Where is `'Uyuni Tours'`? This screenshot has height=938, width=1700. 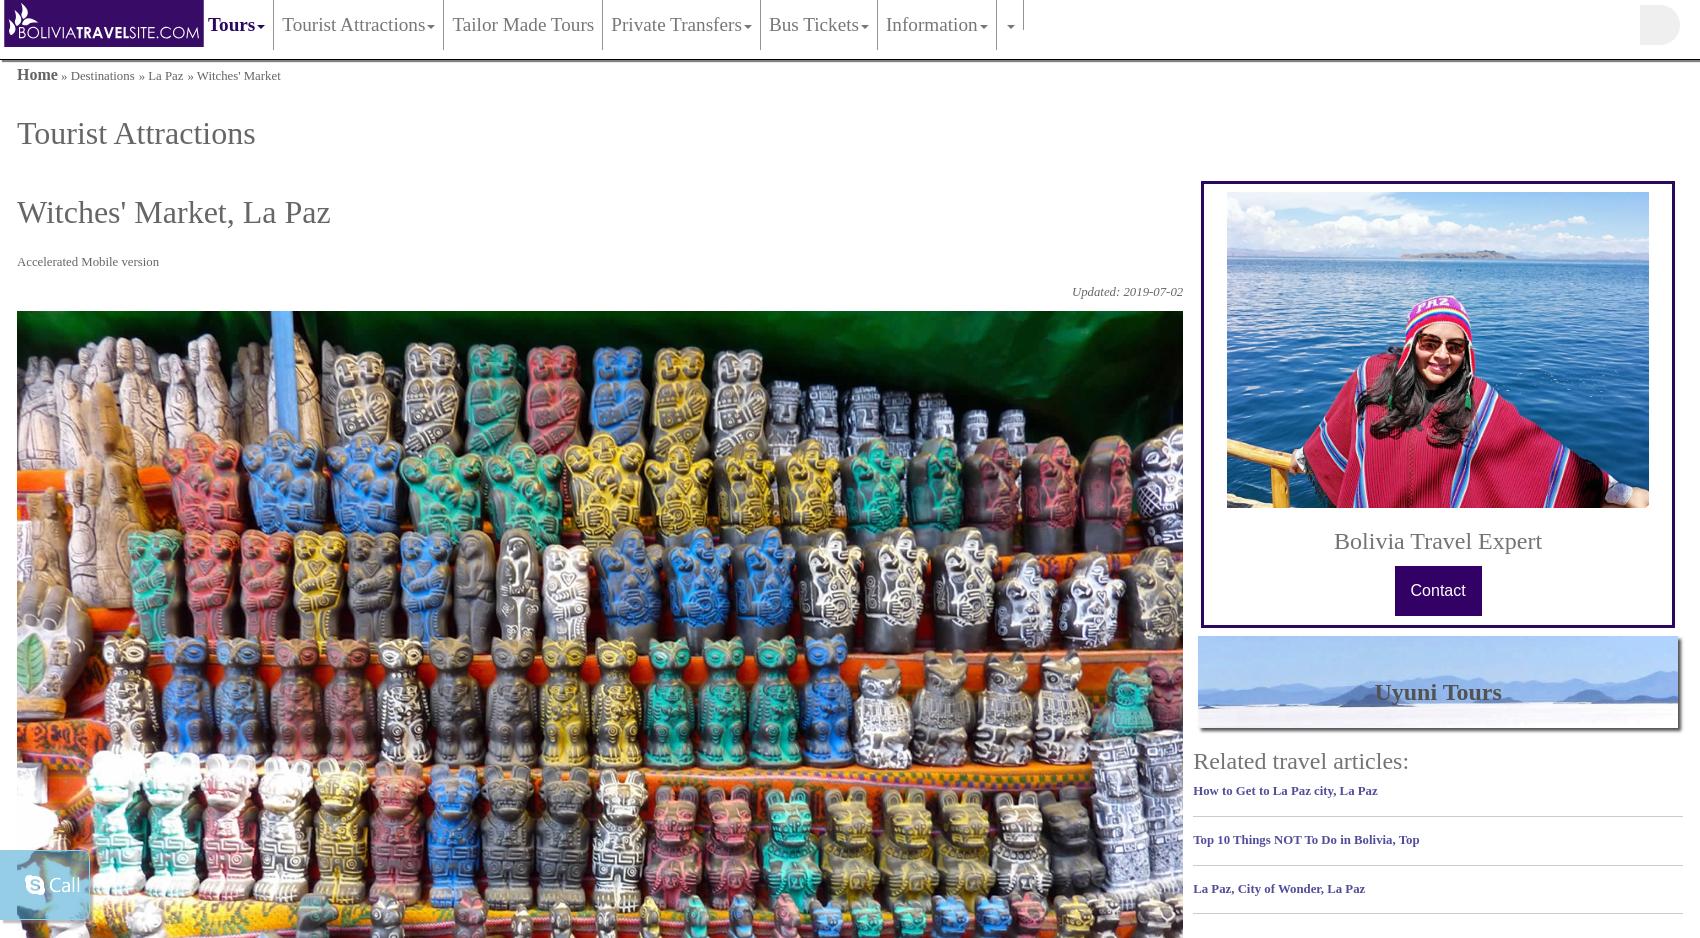 'Uyuni Tours' is located at coordinates (1436, 691).